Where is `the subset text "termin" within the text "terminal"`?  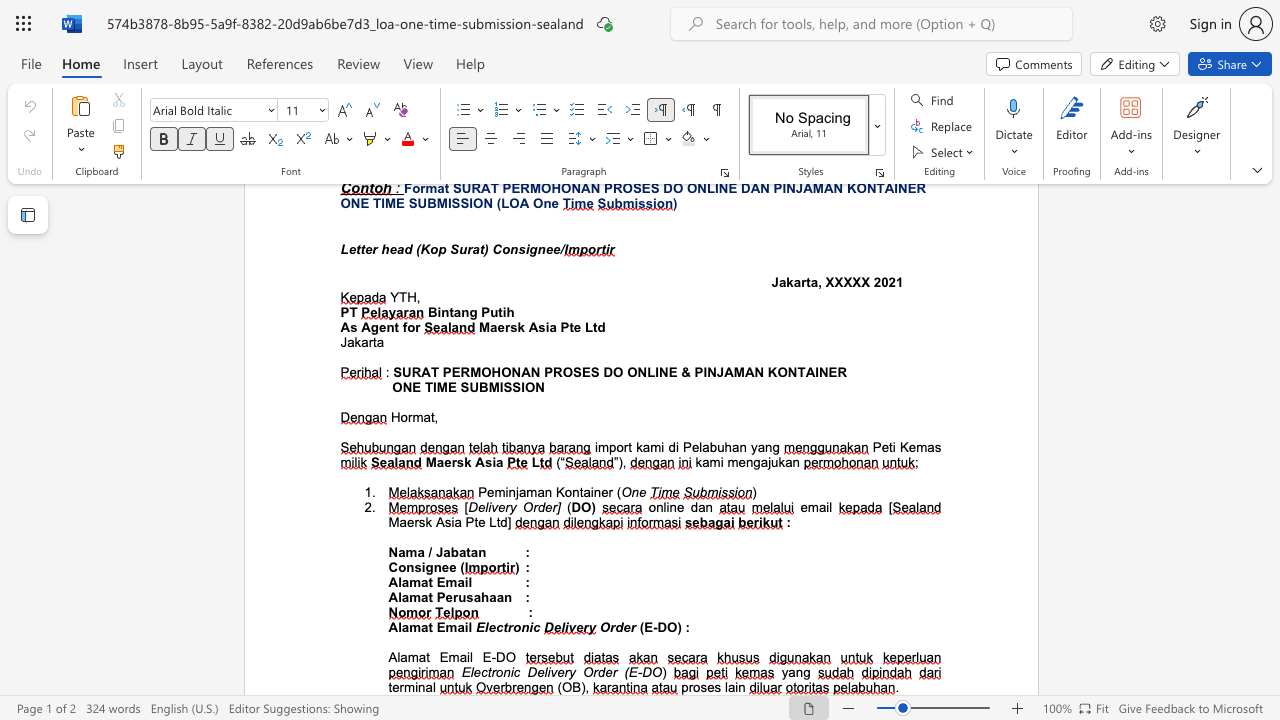 the subset text "termin" within the text "terminal" is located at coordinates (388, 686).